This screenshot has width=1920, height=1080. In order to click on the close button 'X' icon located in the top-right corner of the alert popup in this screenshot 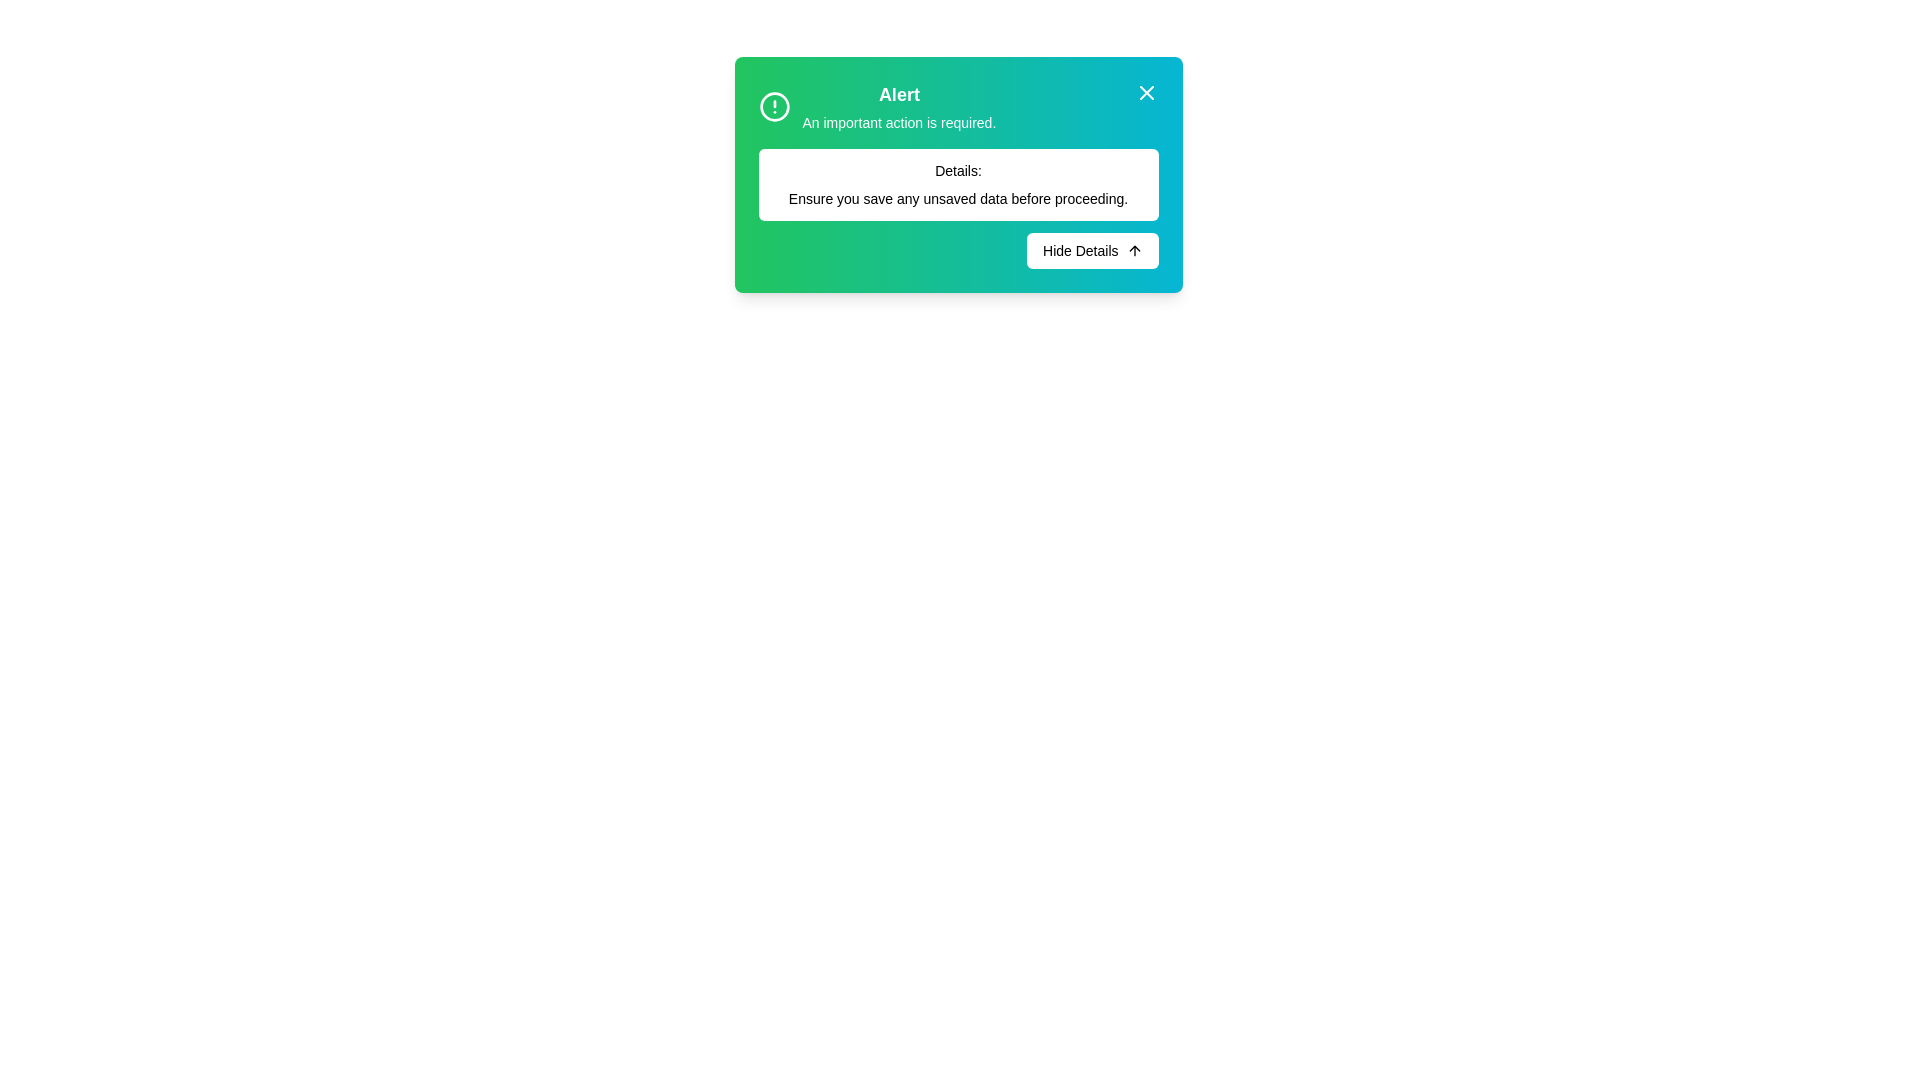, I will do `click(1146, 92)`.